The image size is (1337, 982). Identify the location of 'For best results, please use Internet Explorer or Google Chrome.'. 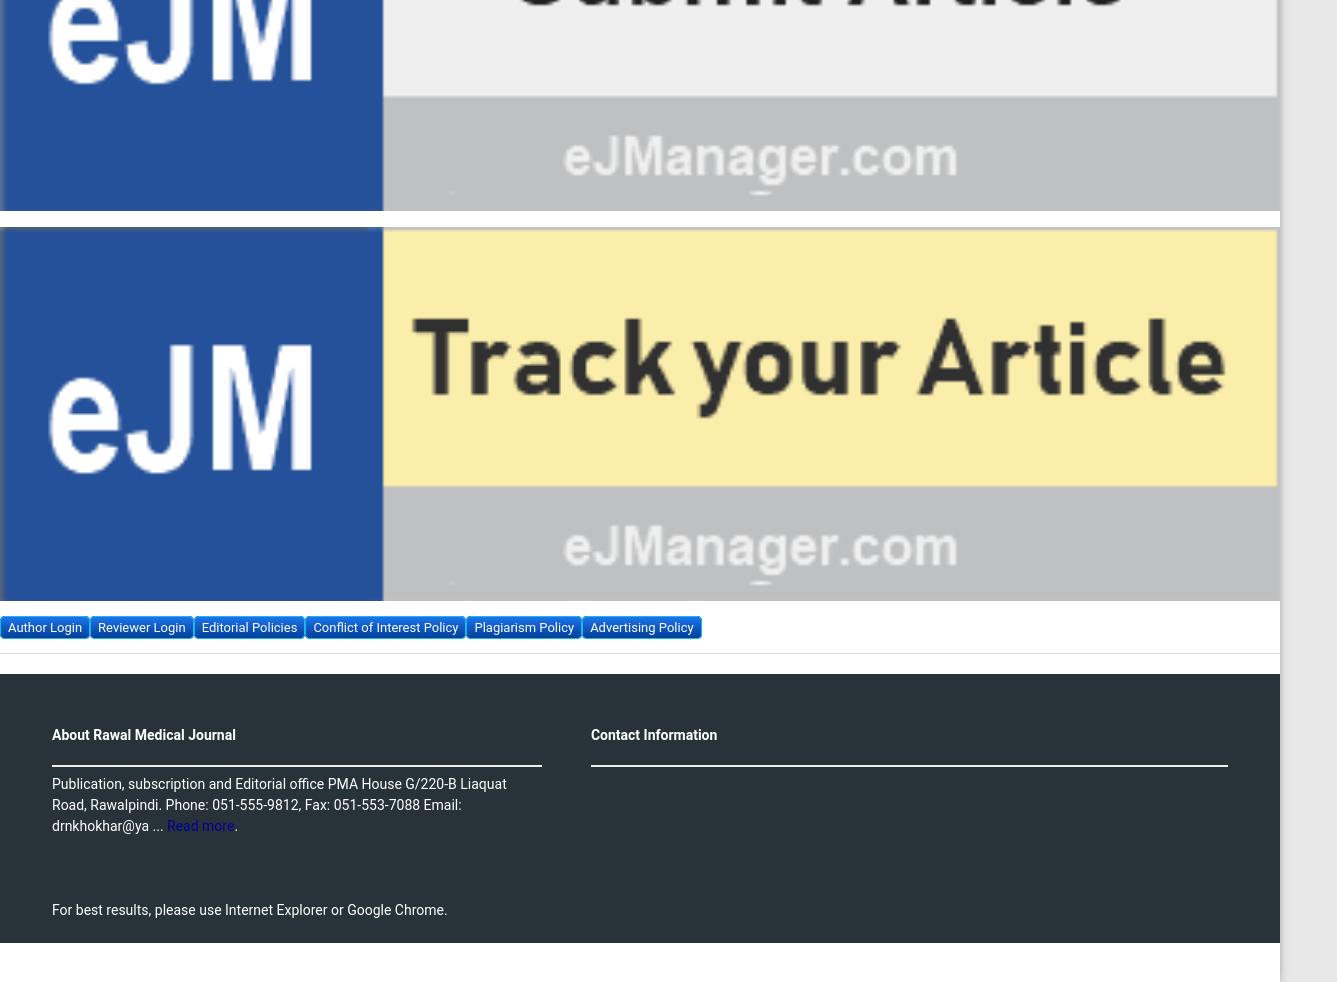
(249, 909).